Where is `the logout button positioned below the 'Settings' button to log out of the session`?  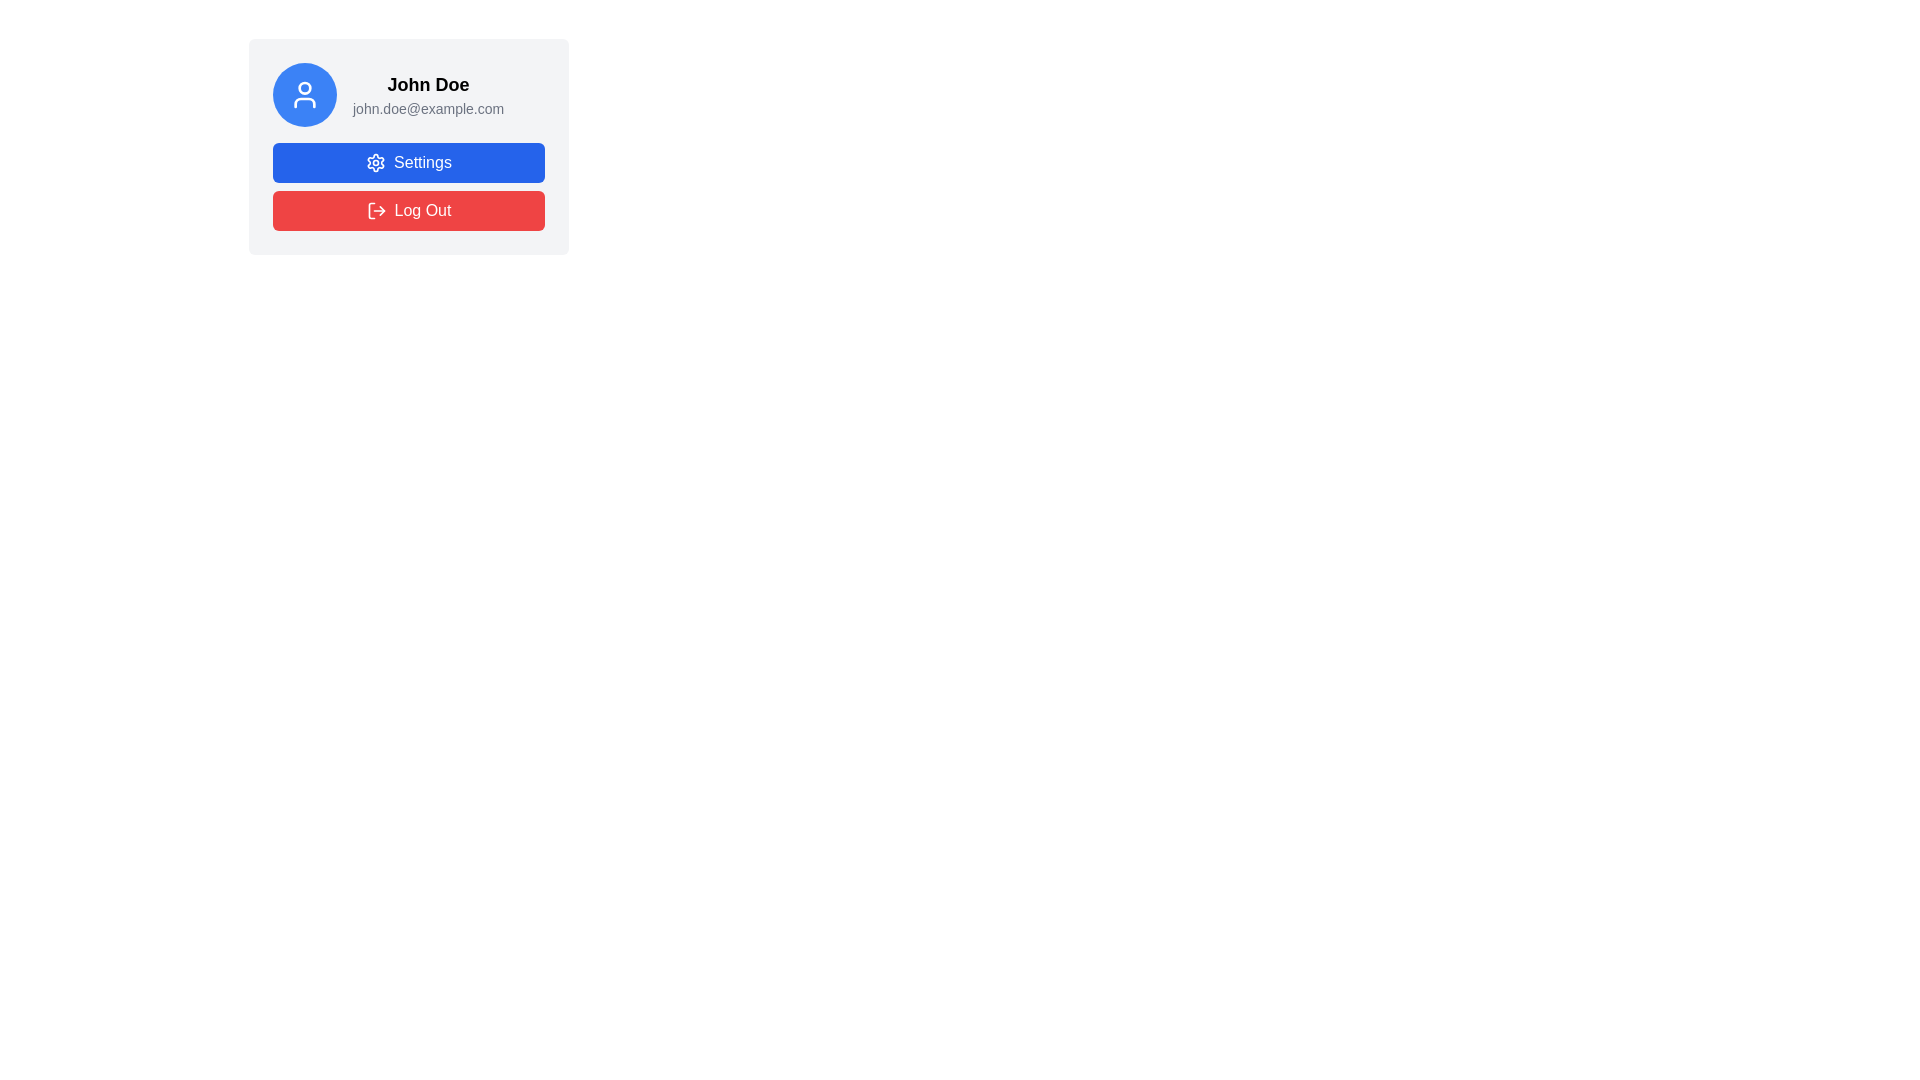
the logout button positioned below the 'Settings' button to log out of the session is located at coordinates (407, 211).